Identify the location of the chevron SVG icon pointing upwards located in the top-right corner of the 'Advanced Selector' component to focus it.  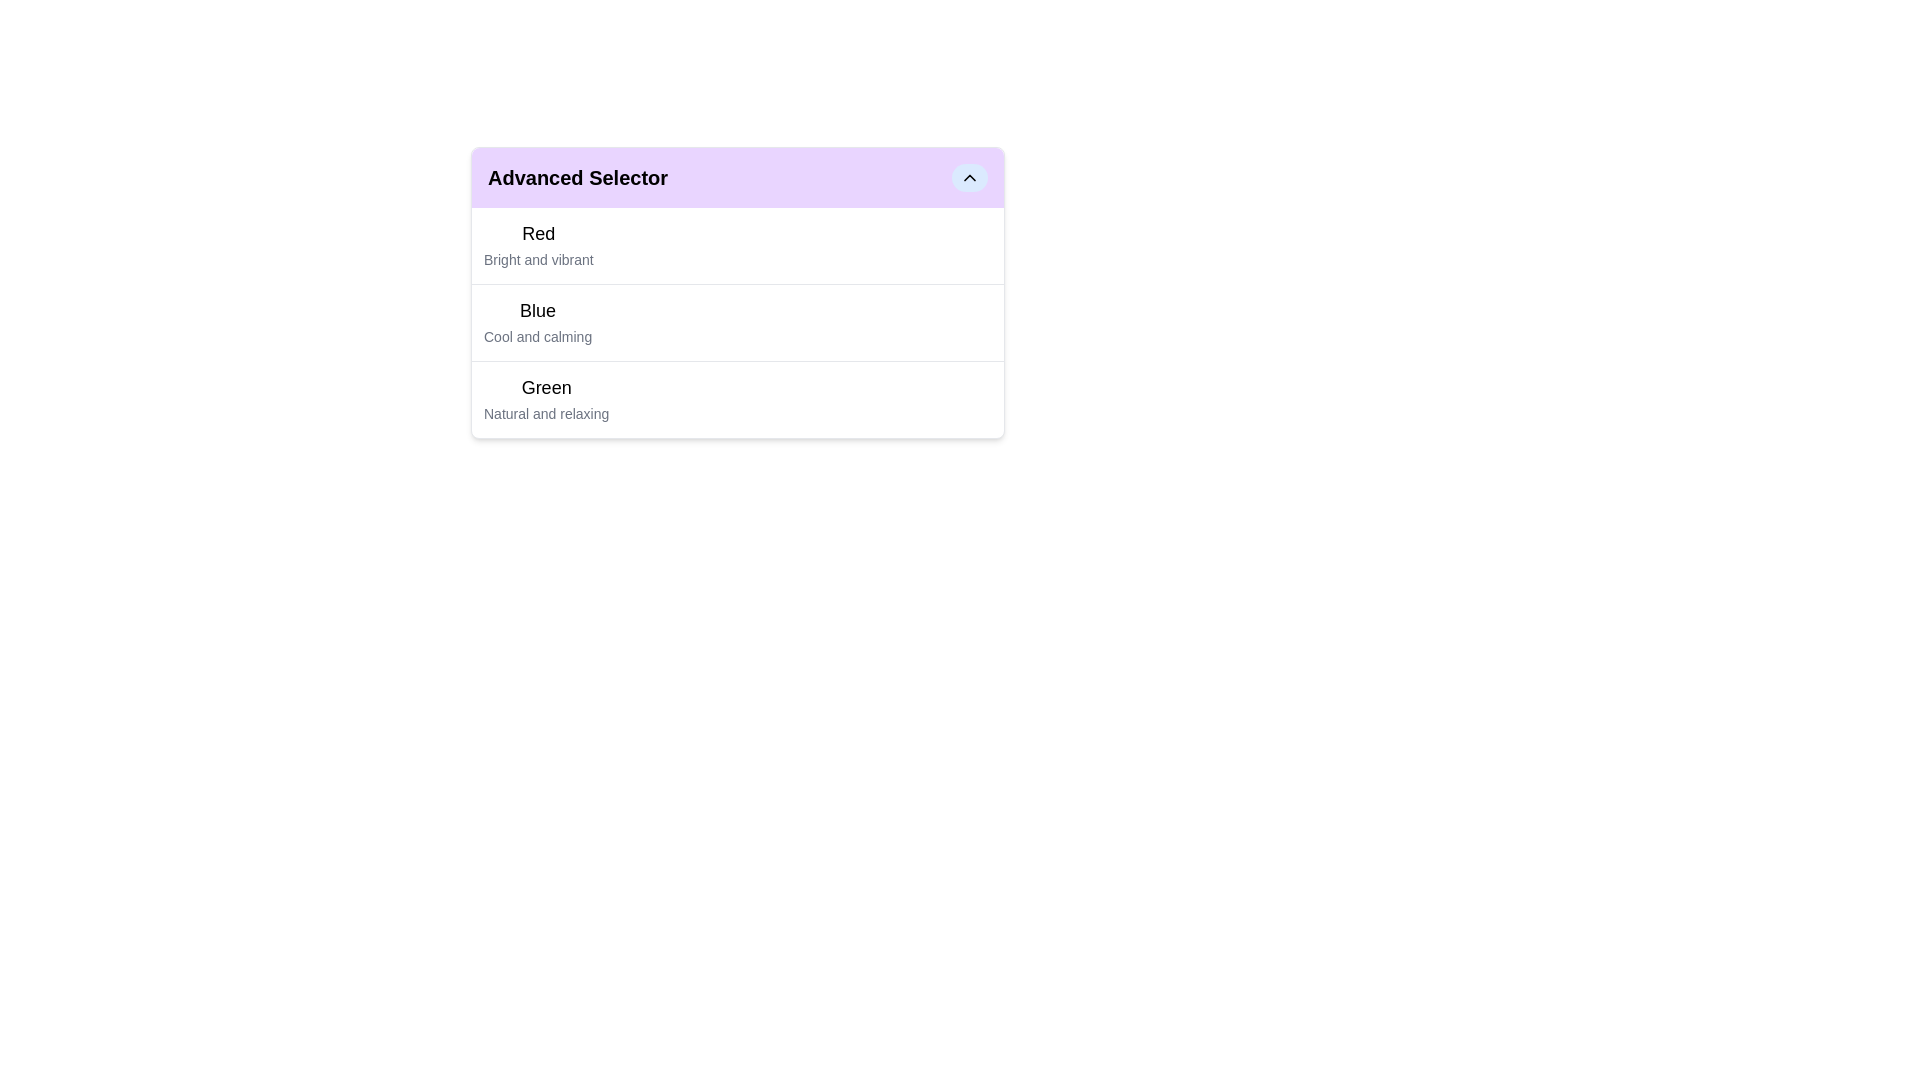
(969, 176).